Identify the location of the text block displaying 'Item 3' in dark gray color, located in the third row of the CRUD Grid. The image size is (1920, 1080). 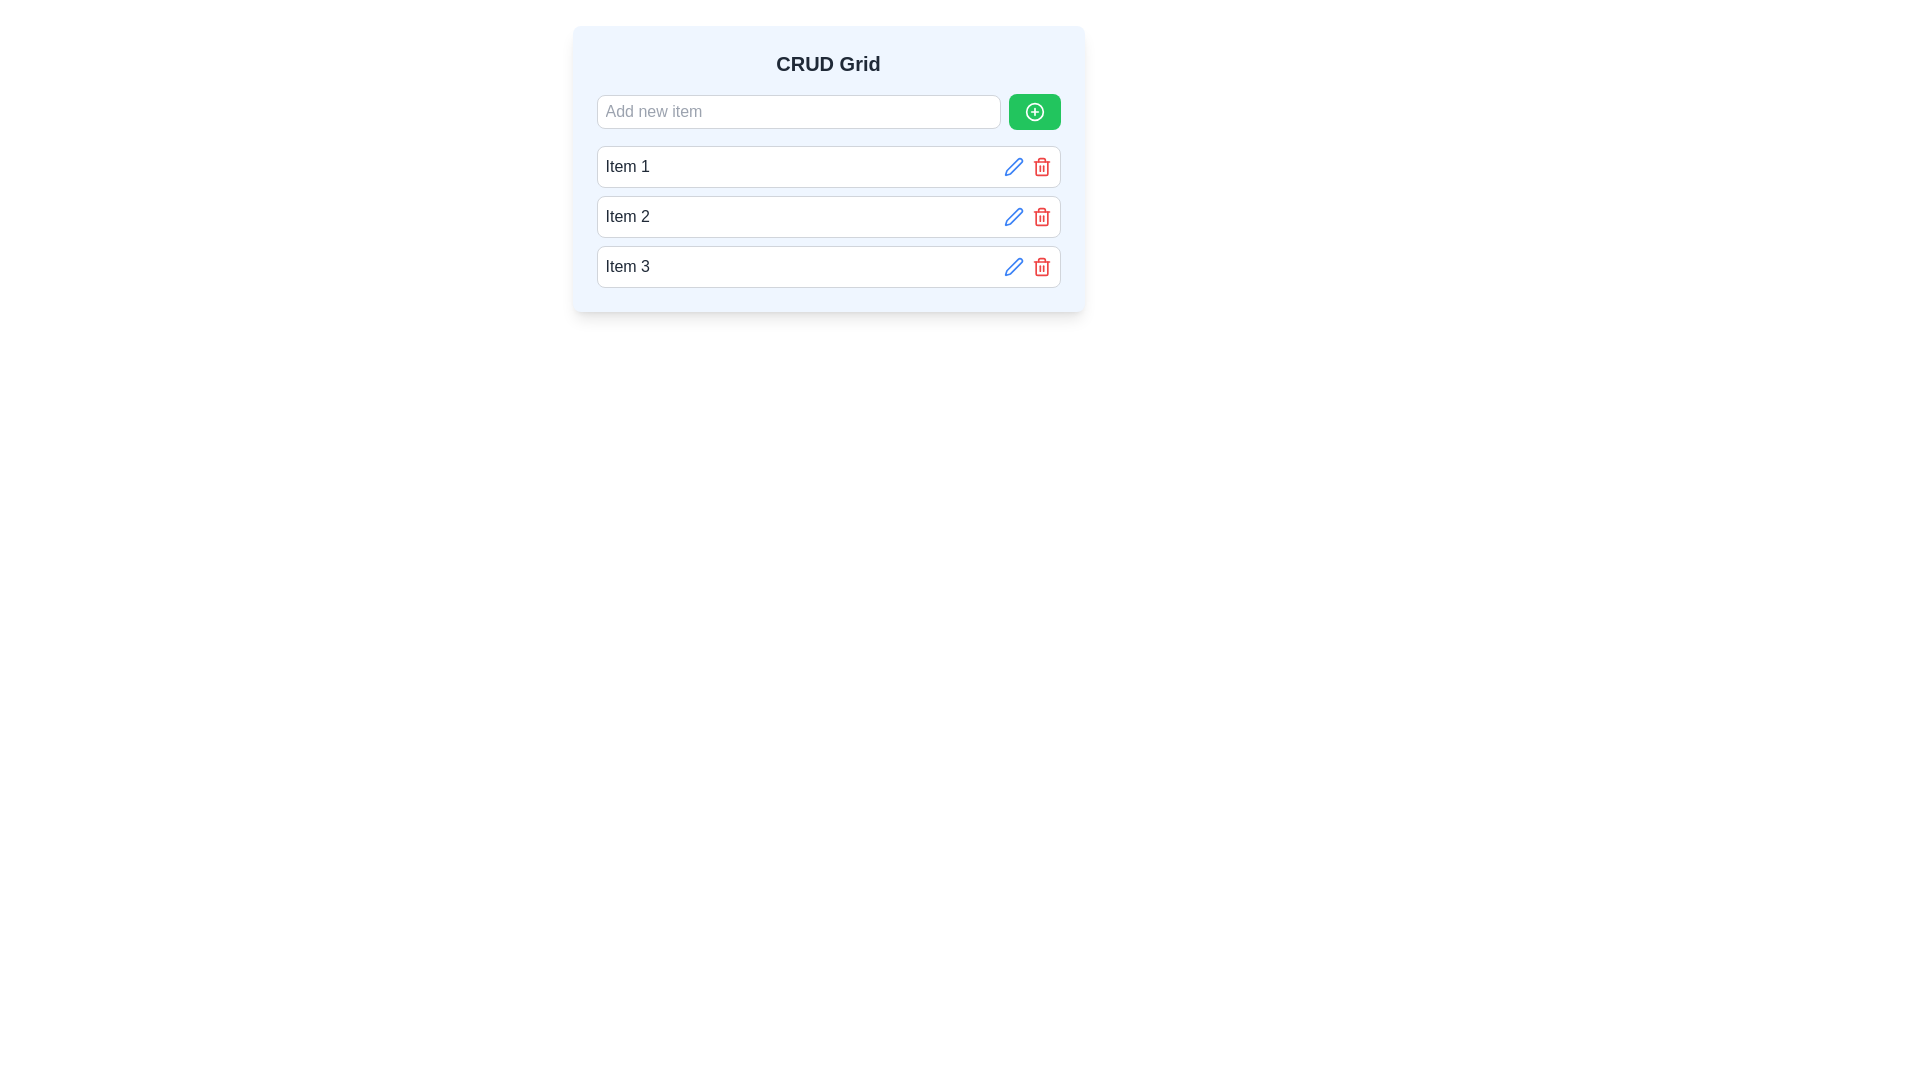
(626, 265).